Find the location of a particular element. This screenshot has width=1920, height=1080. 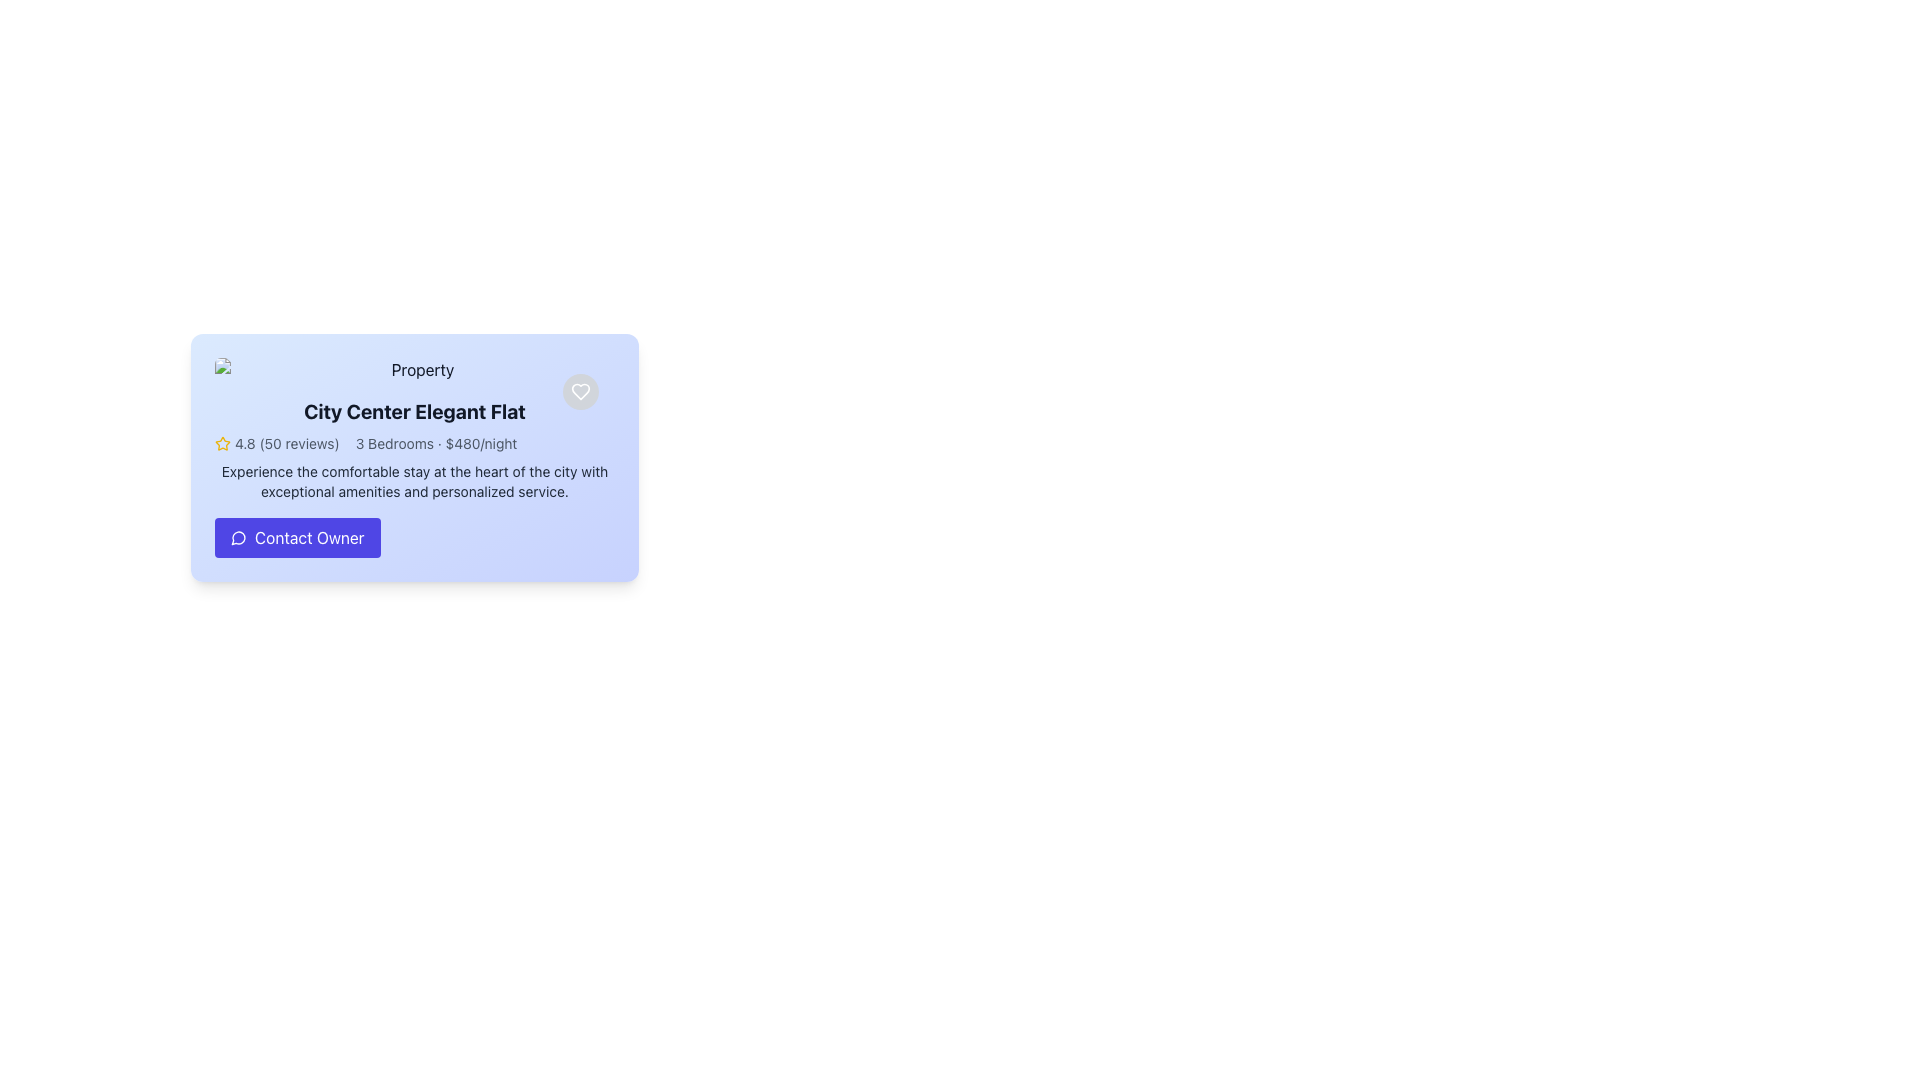

the Text Label that displays the name or title of the property, located just below the title 'Property' in the card is located at coordinates (413, 411).